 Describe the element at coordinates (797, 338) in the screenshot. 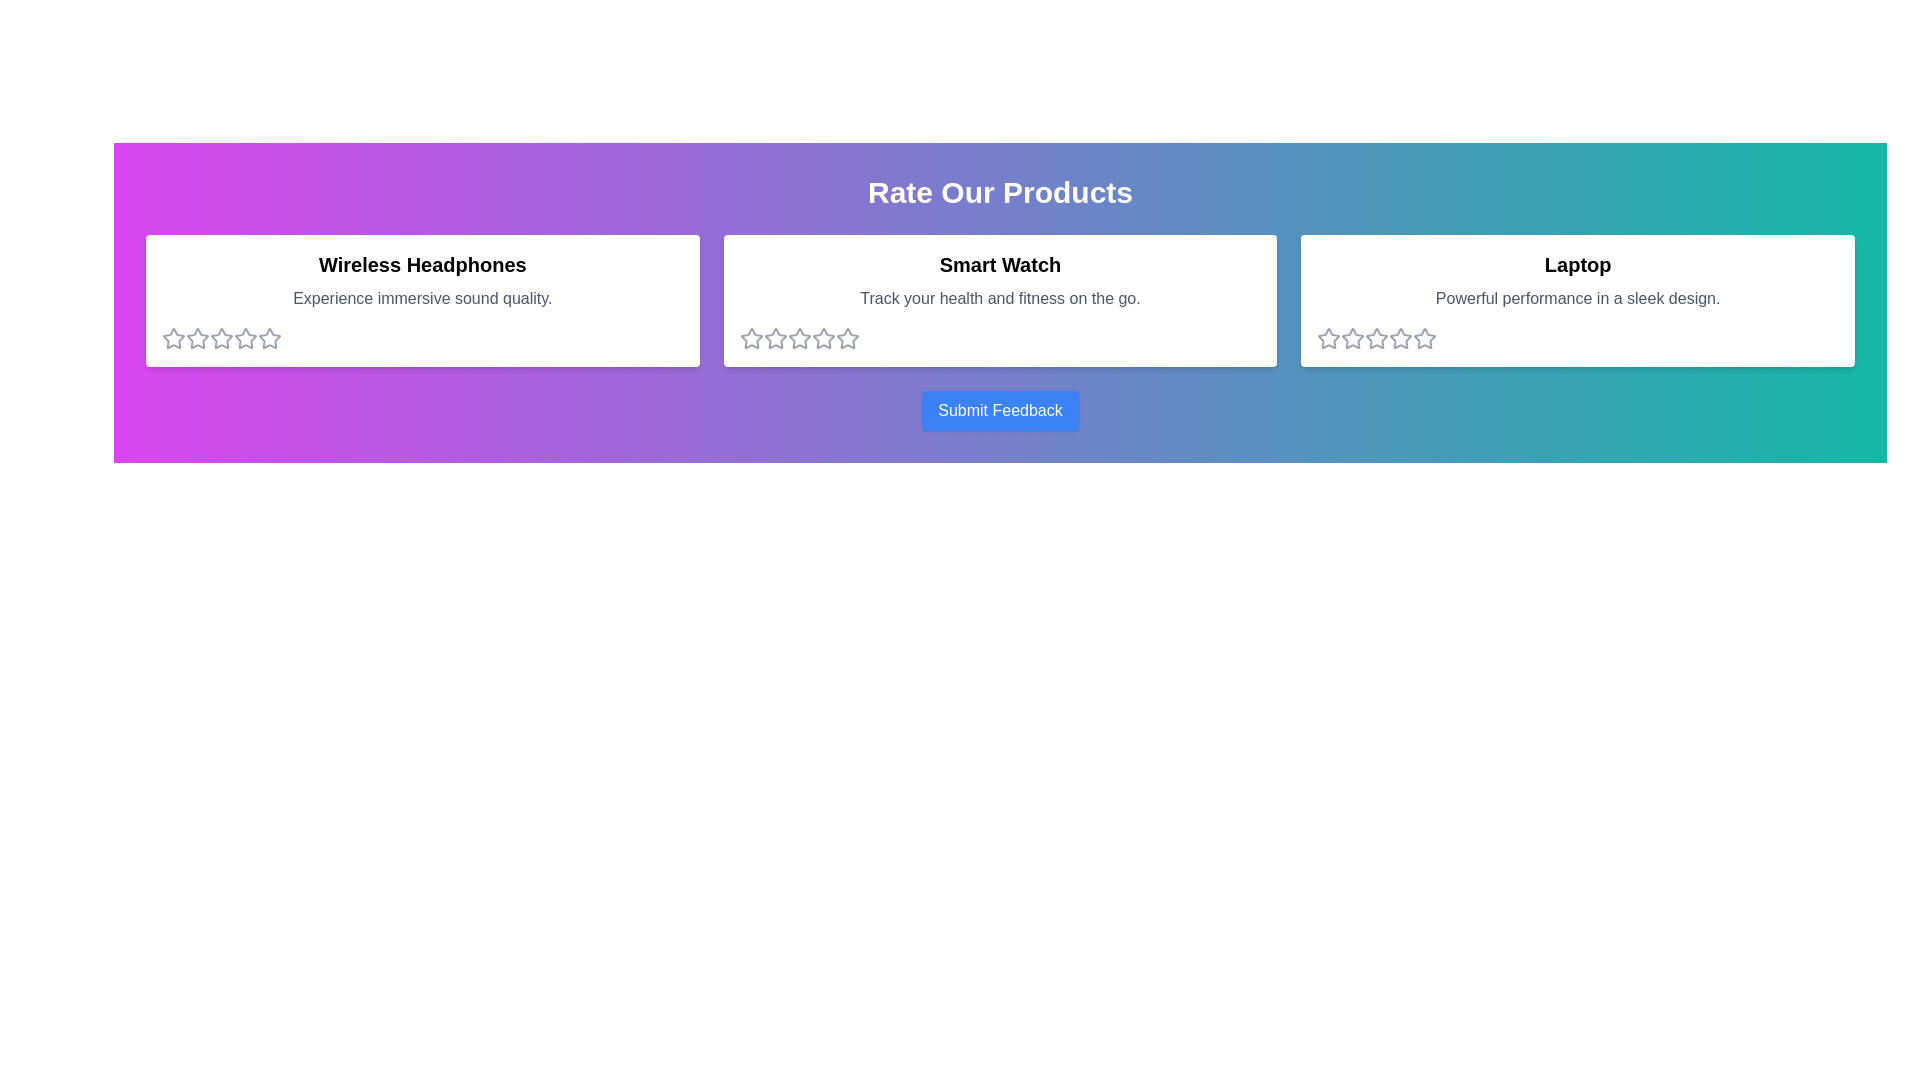

I see `the 3 star for the product Smart Watch to set its rating` at that location.